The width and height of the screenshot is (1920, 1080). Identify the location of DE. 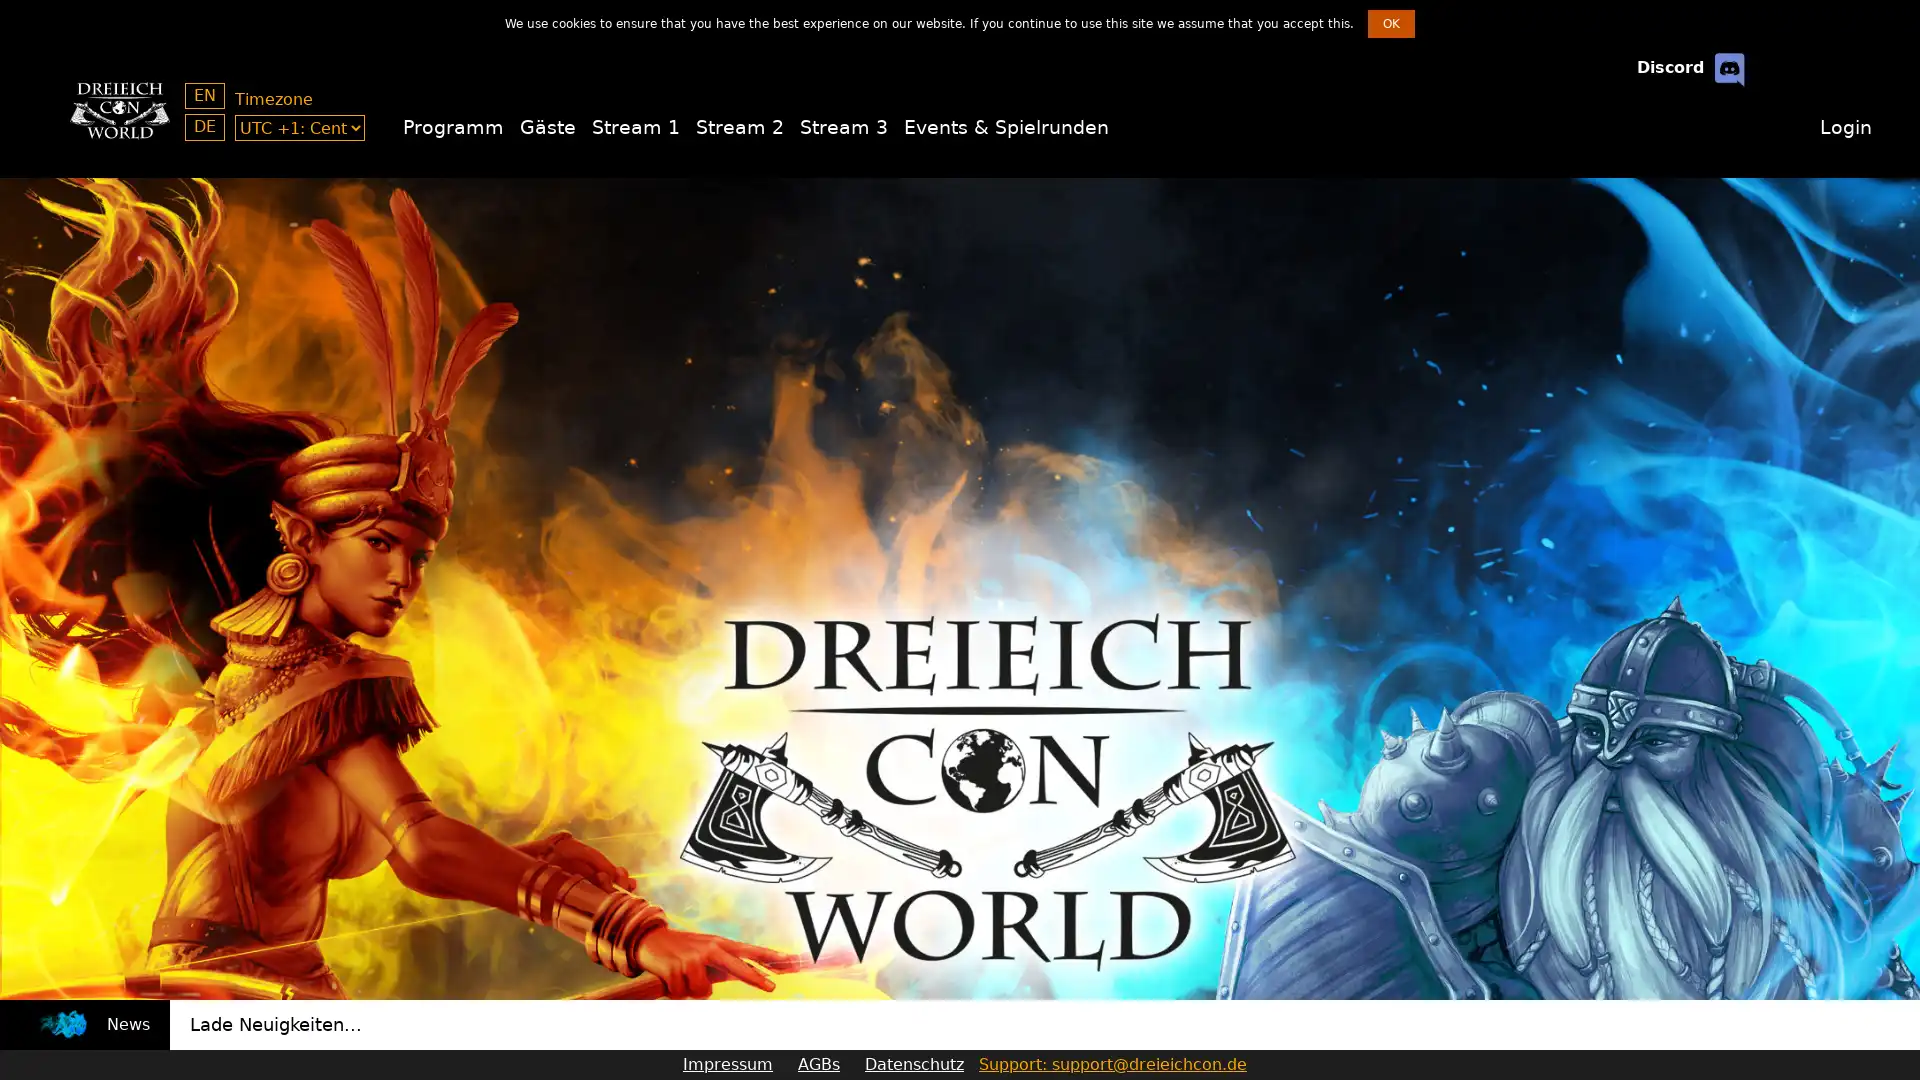
(205, 127).